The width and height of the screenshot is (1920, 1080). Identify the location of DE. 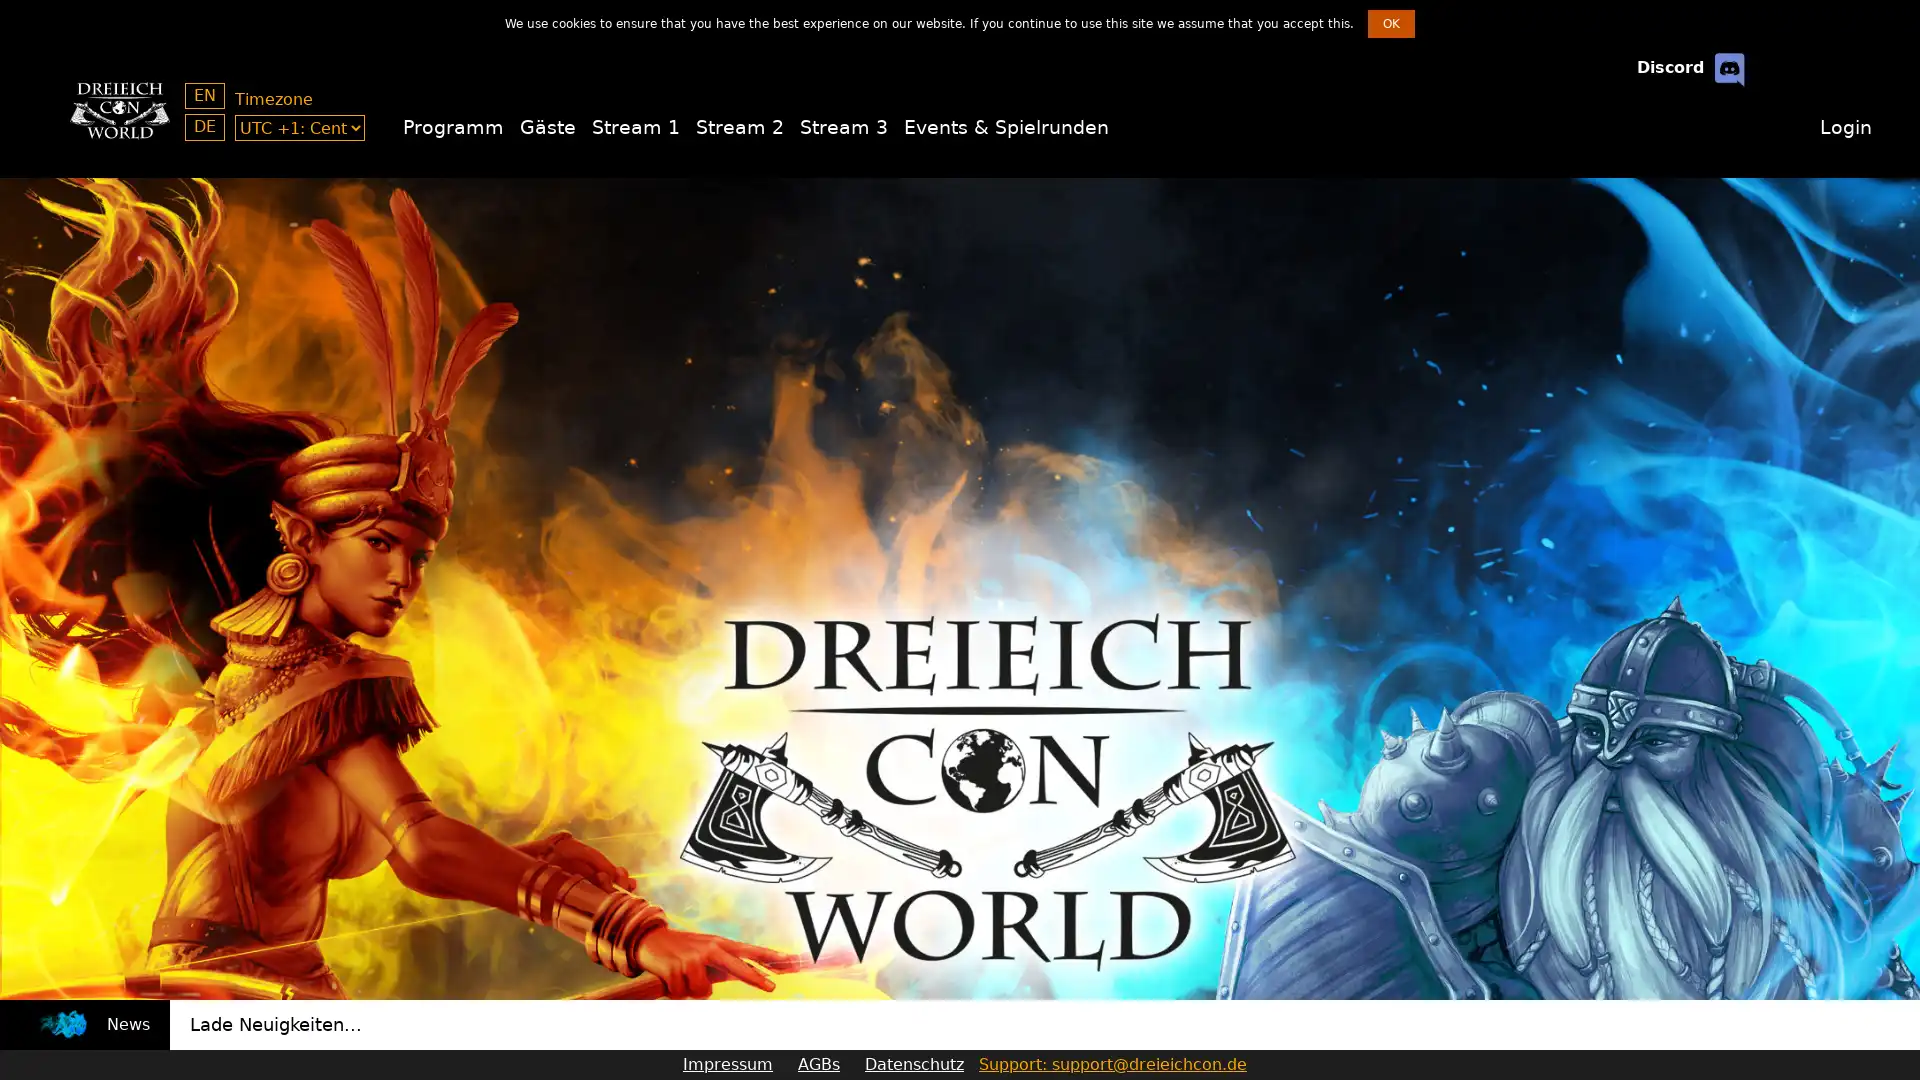
(205, 127).